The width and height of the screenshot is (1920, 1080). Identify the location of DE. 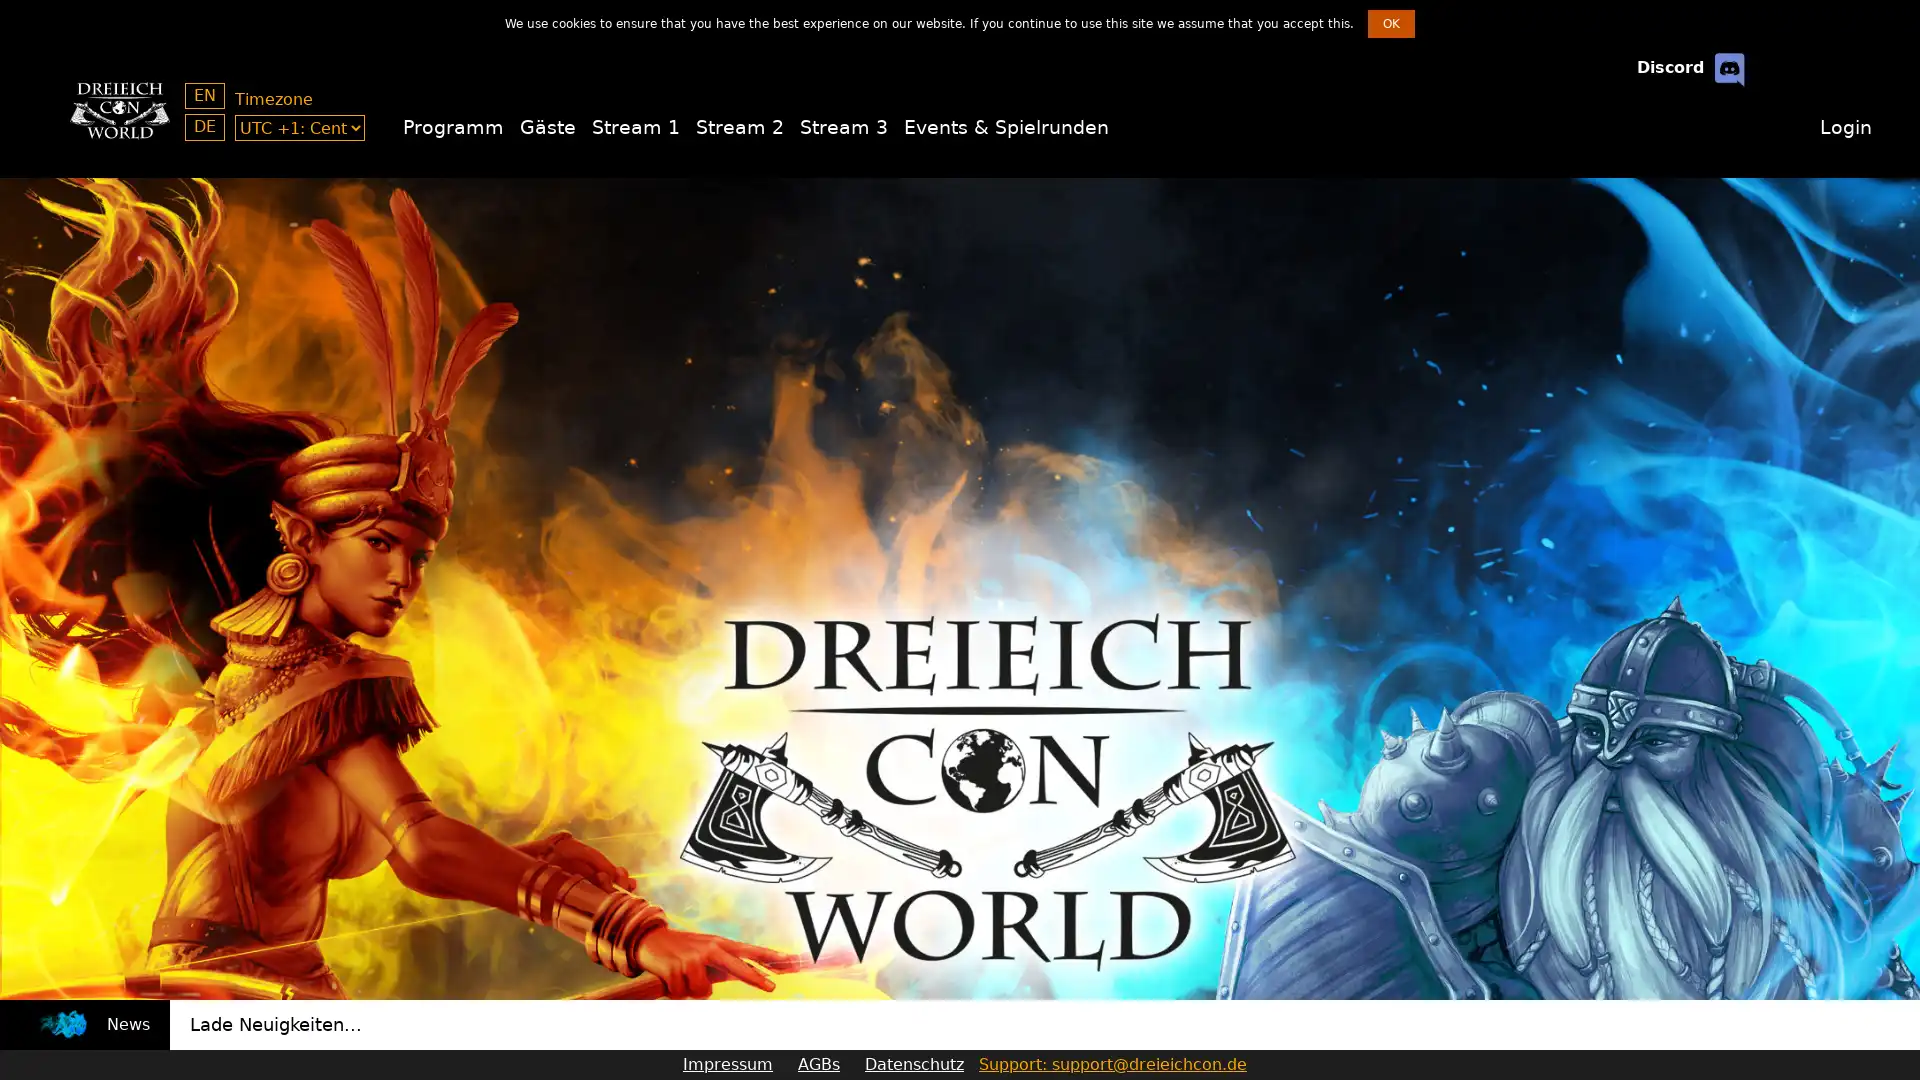
(205, 127).